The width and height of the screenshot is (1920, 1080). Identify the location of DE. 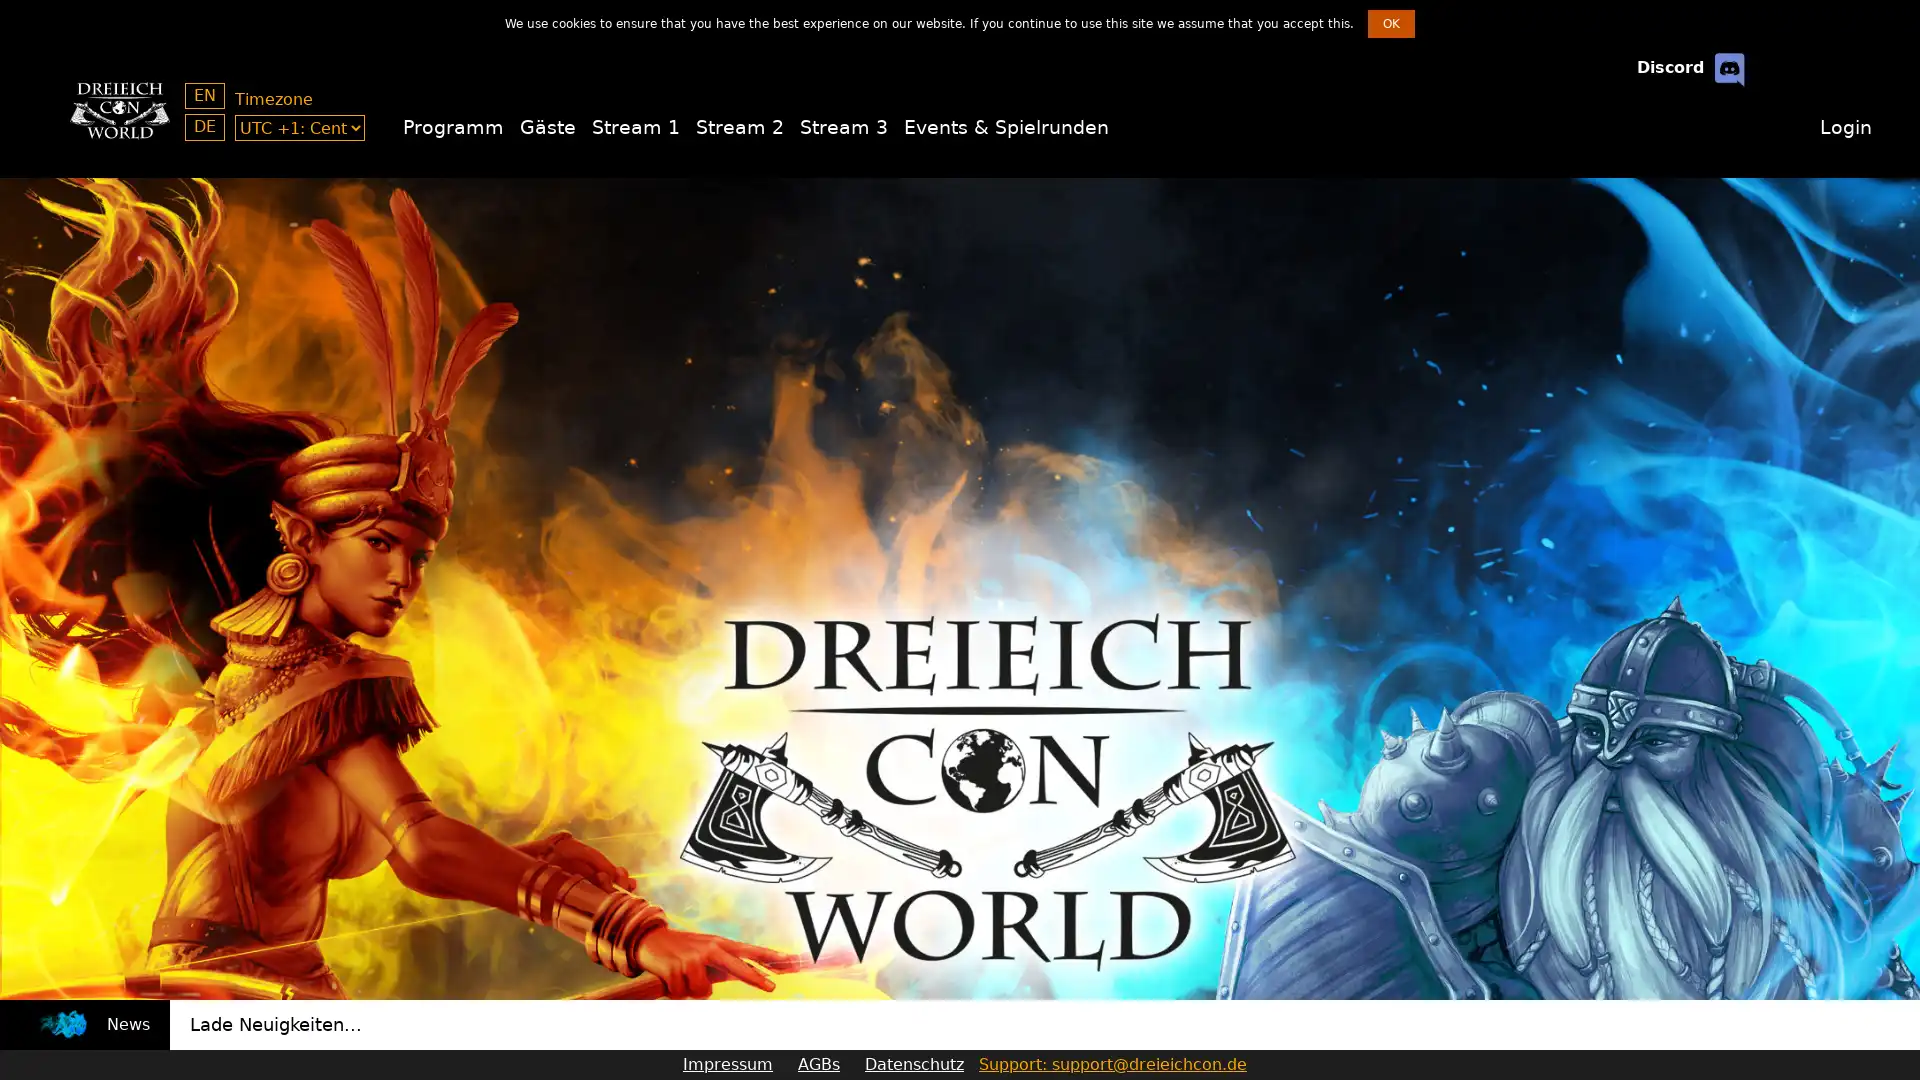
(205, 127).